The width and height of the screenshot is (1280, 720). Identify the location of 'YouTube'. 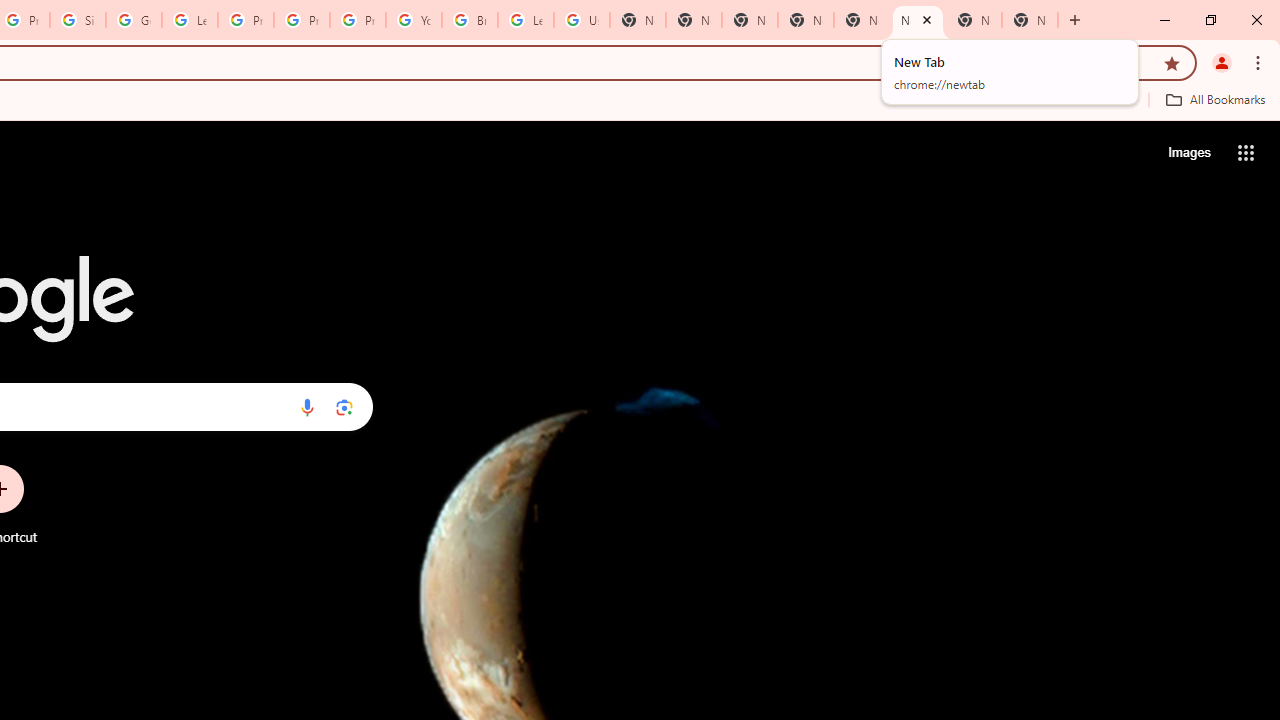
(413, 20).